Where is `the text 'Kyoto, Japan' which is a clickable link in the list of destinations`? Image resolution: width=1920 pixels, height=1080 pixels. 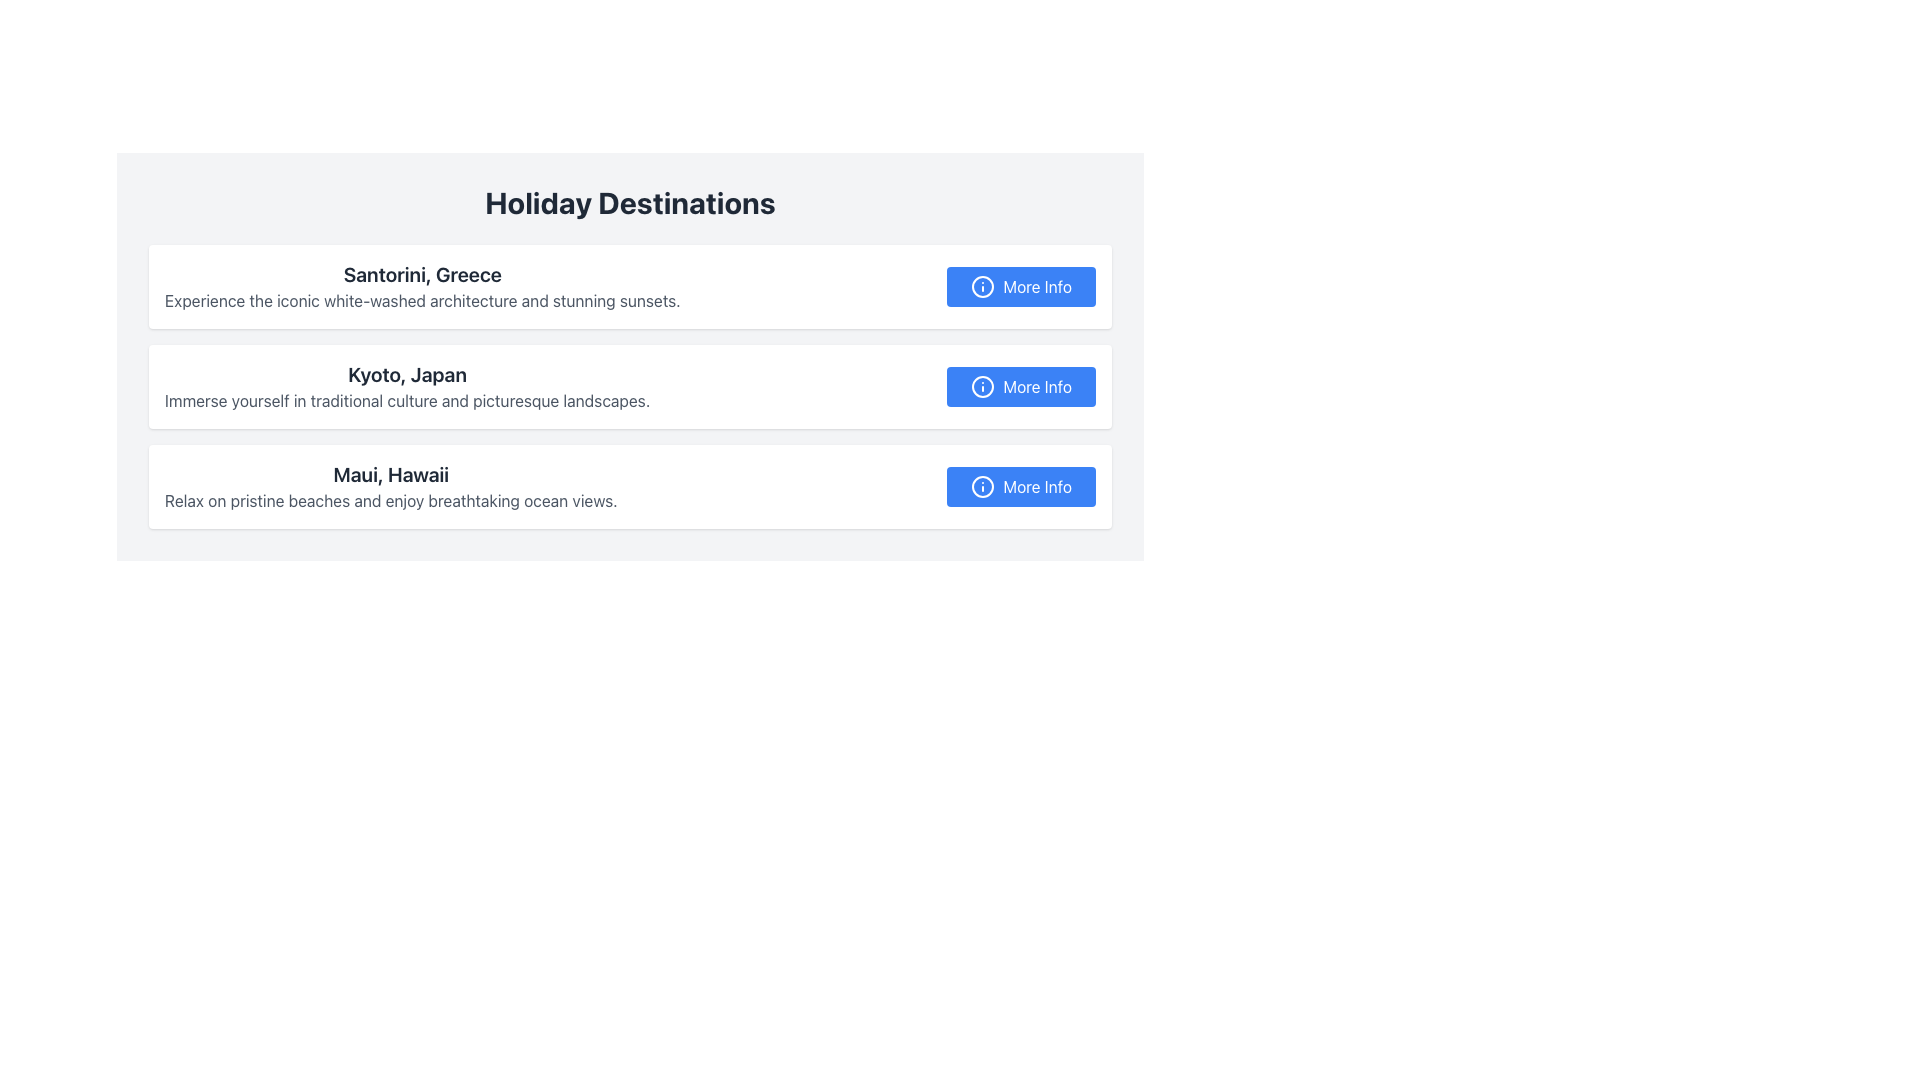 the text 'Kyoto, Japan' which is a clickable link in the list of destinations is located at coordinates (406, 374).